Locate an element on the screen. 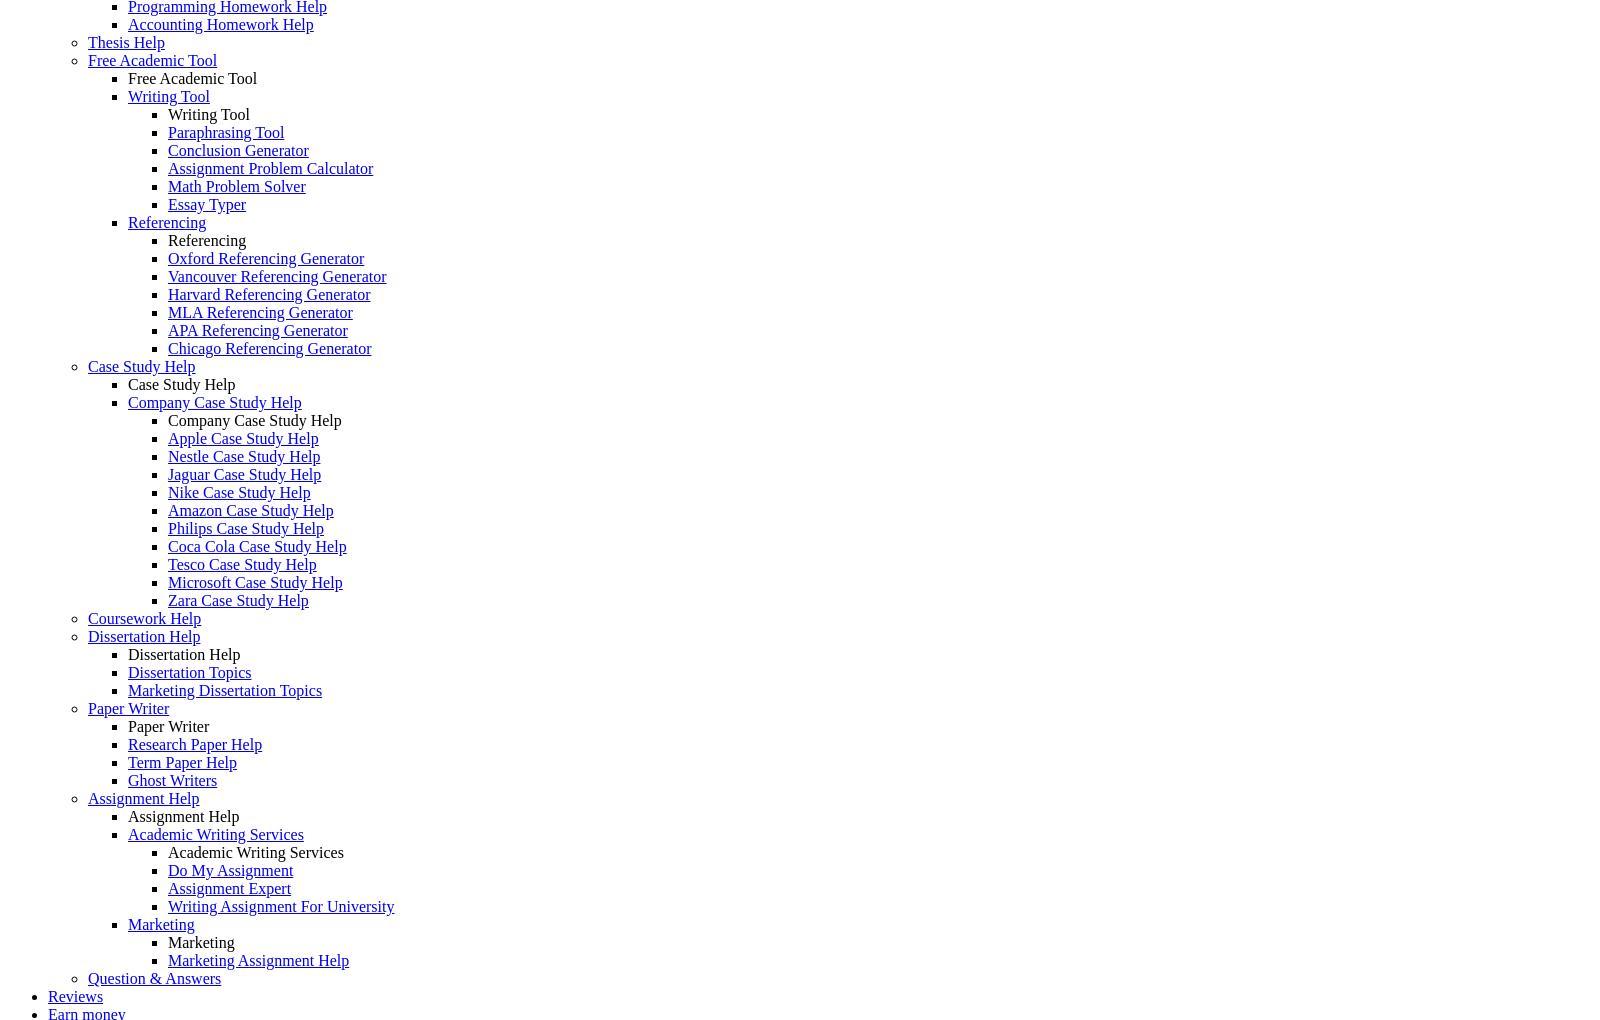 This screenshot has height=1020, width=1600. 'Microsoft Case Study Help' is located at coordinates (255, 582).